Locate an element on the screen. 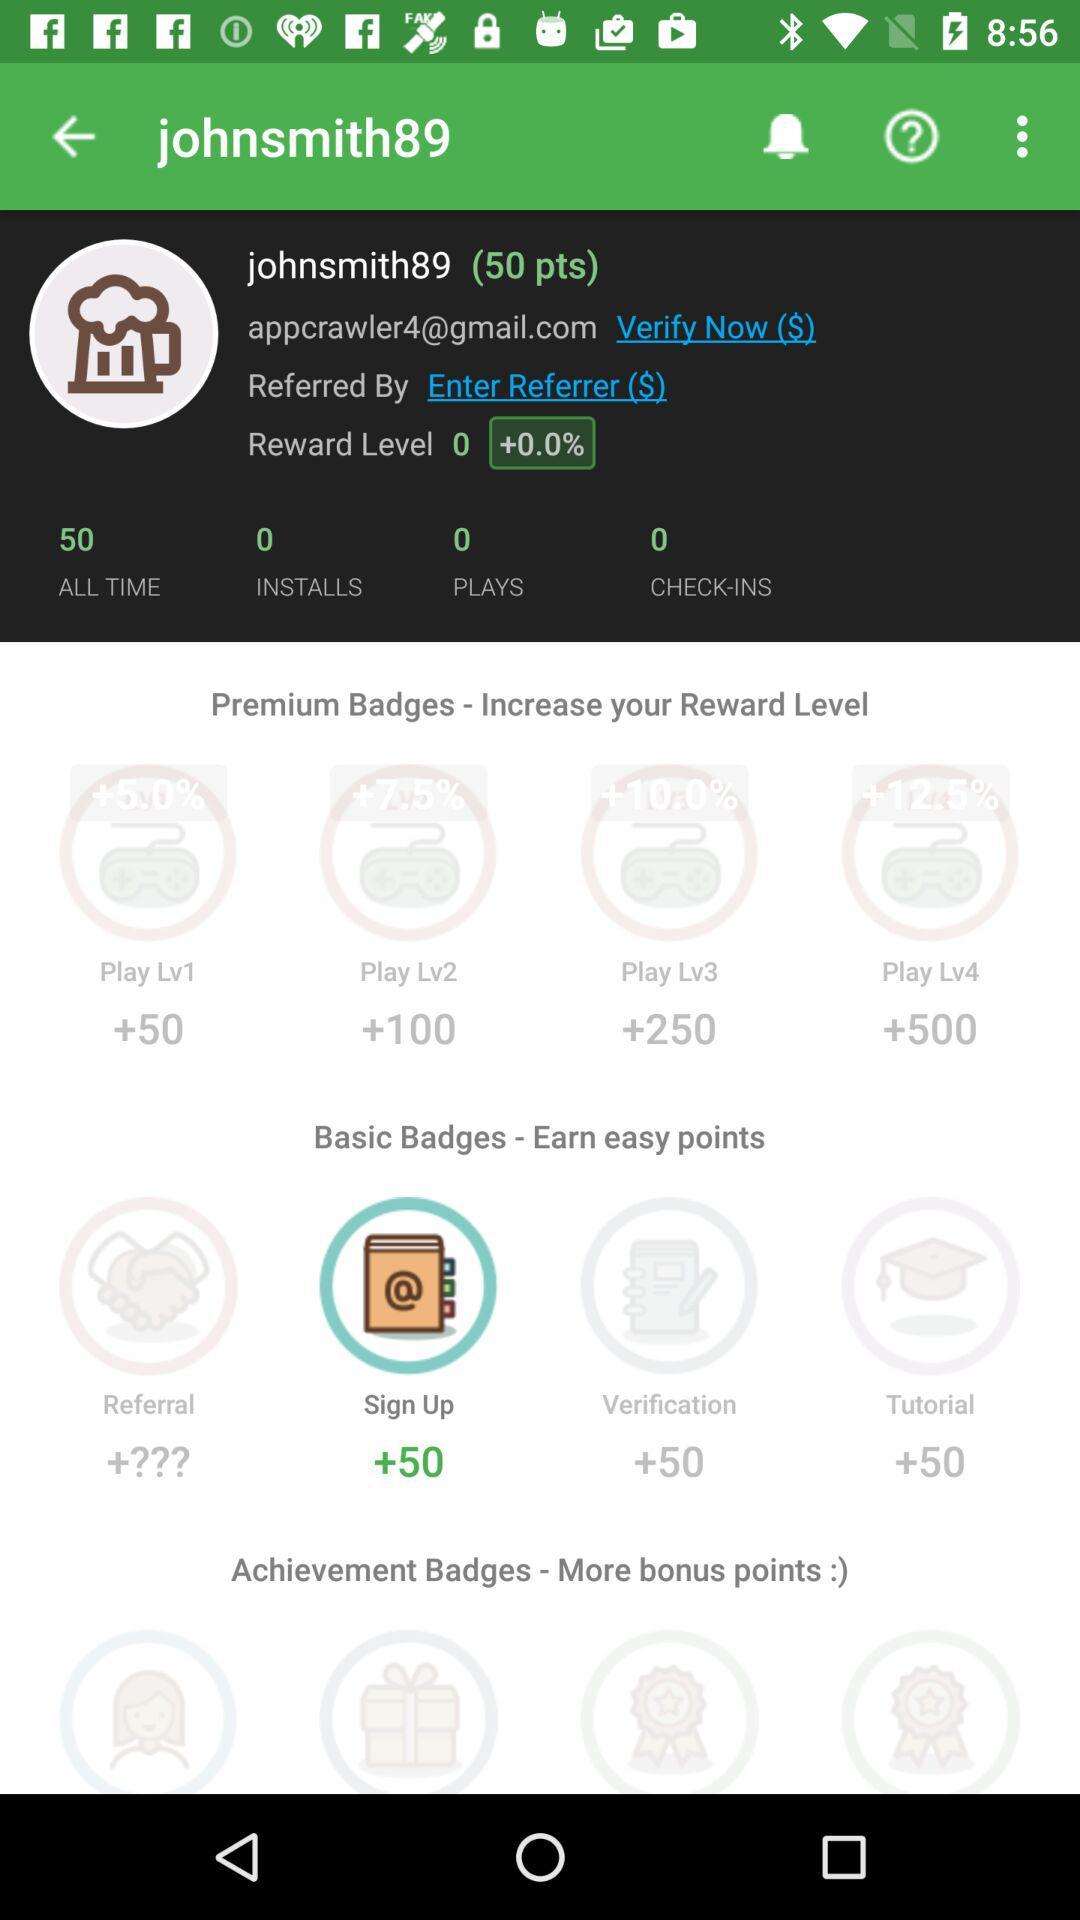 The image size is (1080, 1920). the photo icon is located at coordinates (123, 333).